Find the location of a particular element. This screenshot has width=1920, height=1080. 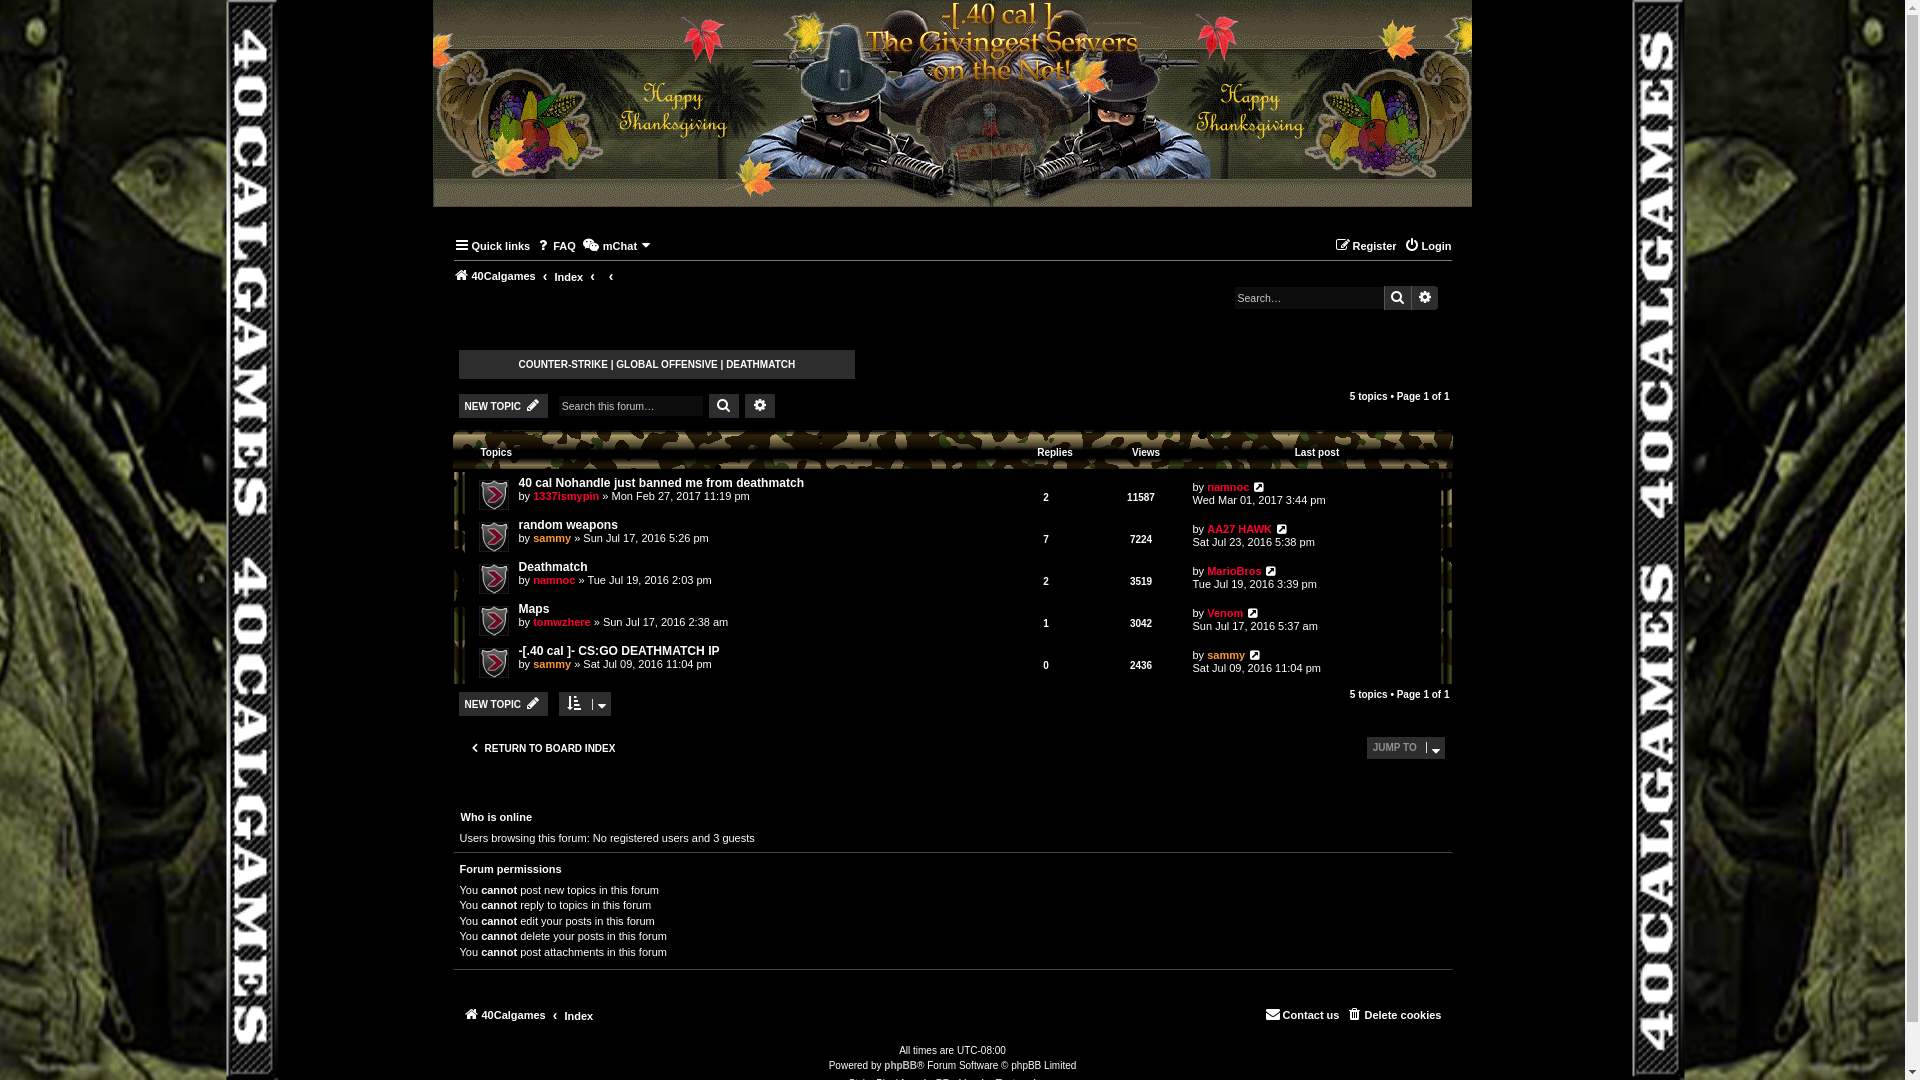

'namnoc' is located at coordinates (553, 579).